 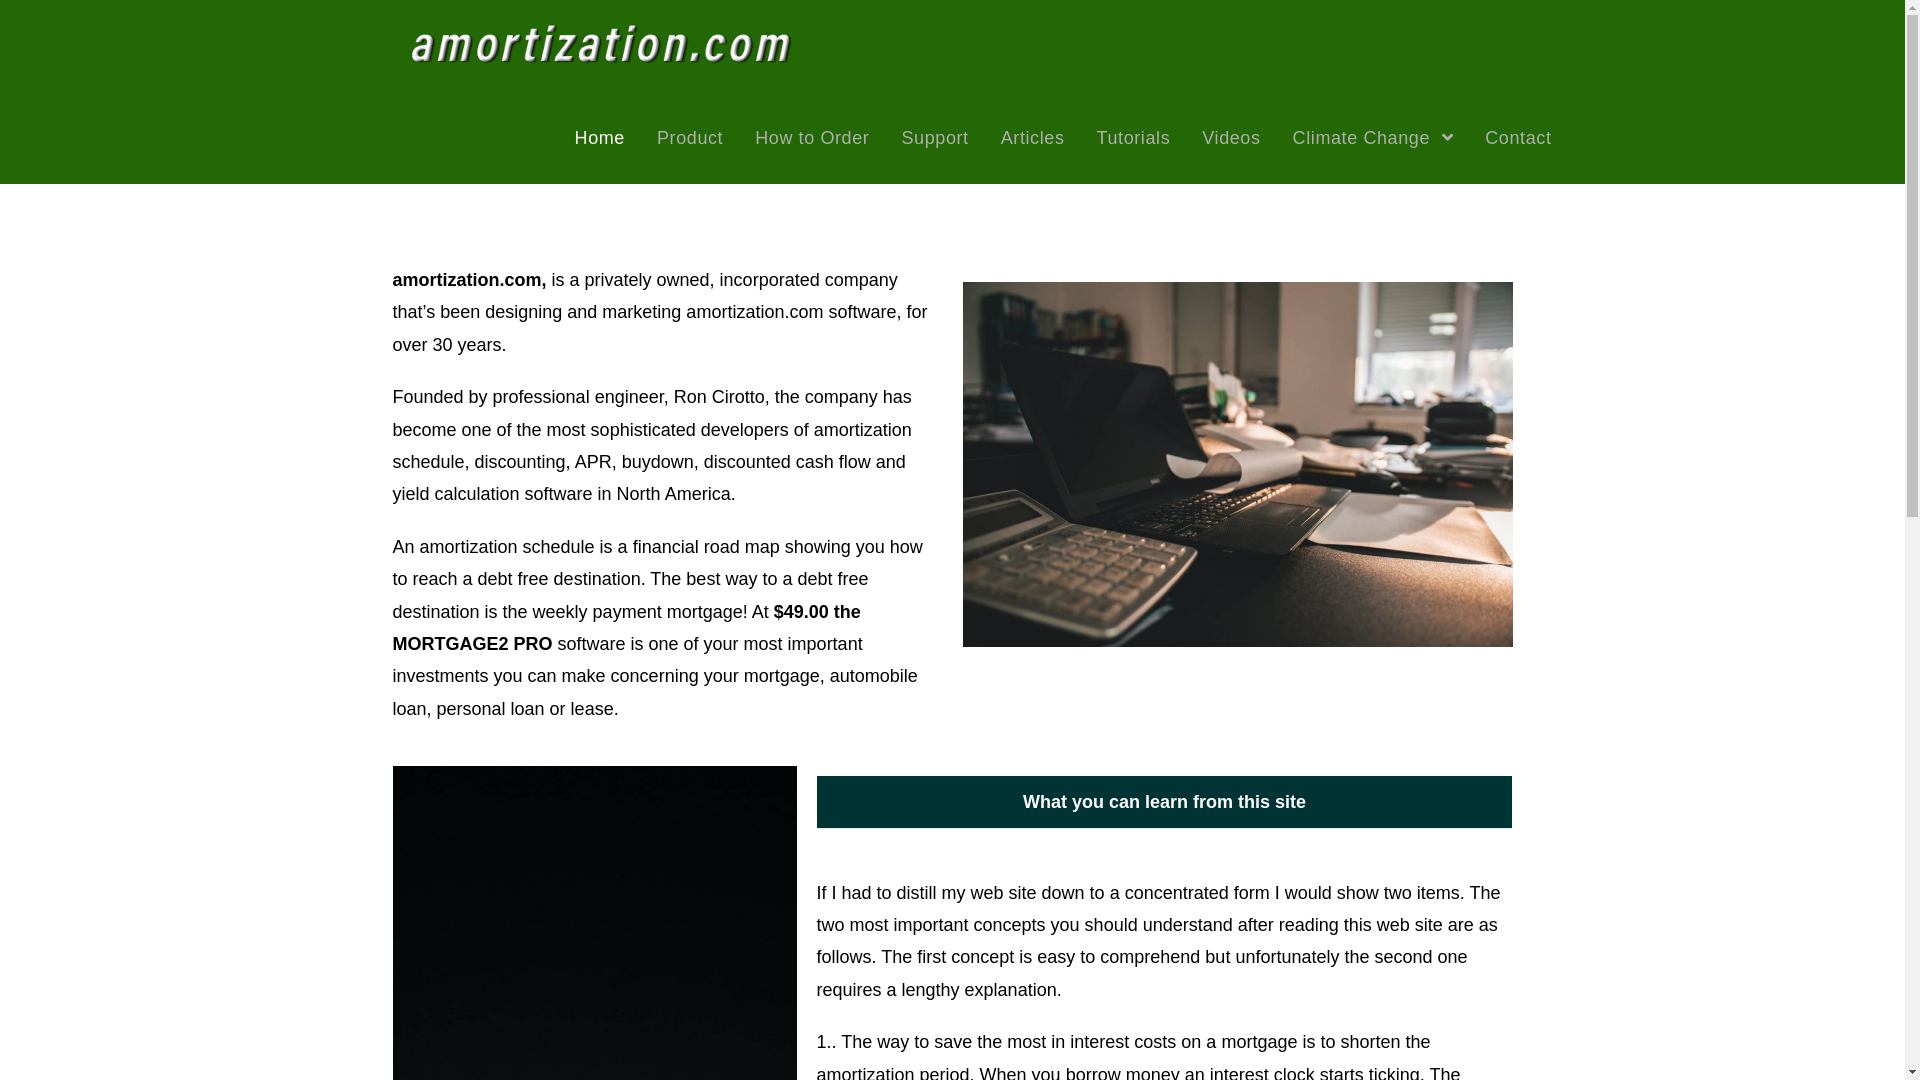 What do you see at coordinates (738, 137) in the screenshot?
I see `'How to Order'` at bounding box center [738, 137].